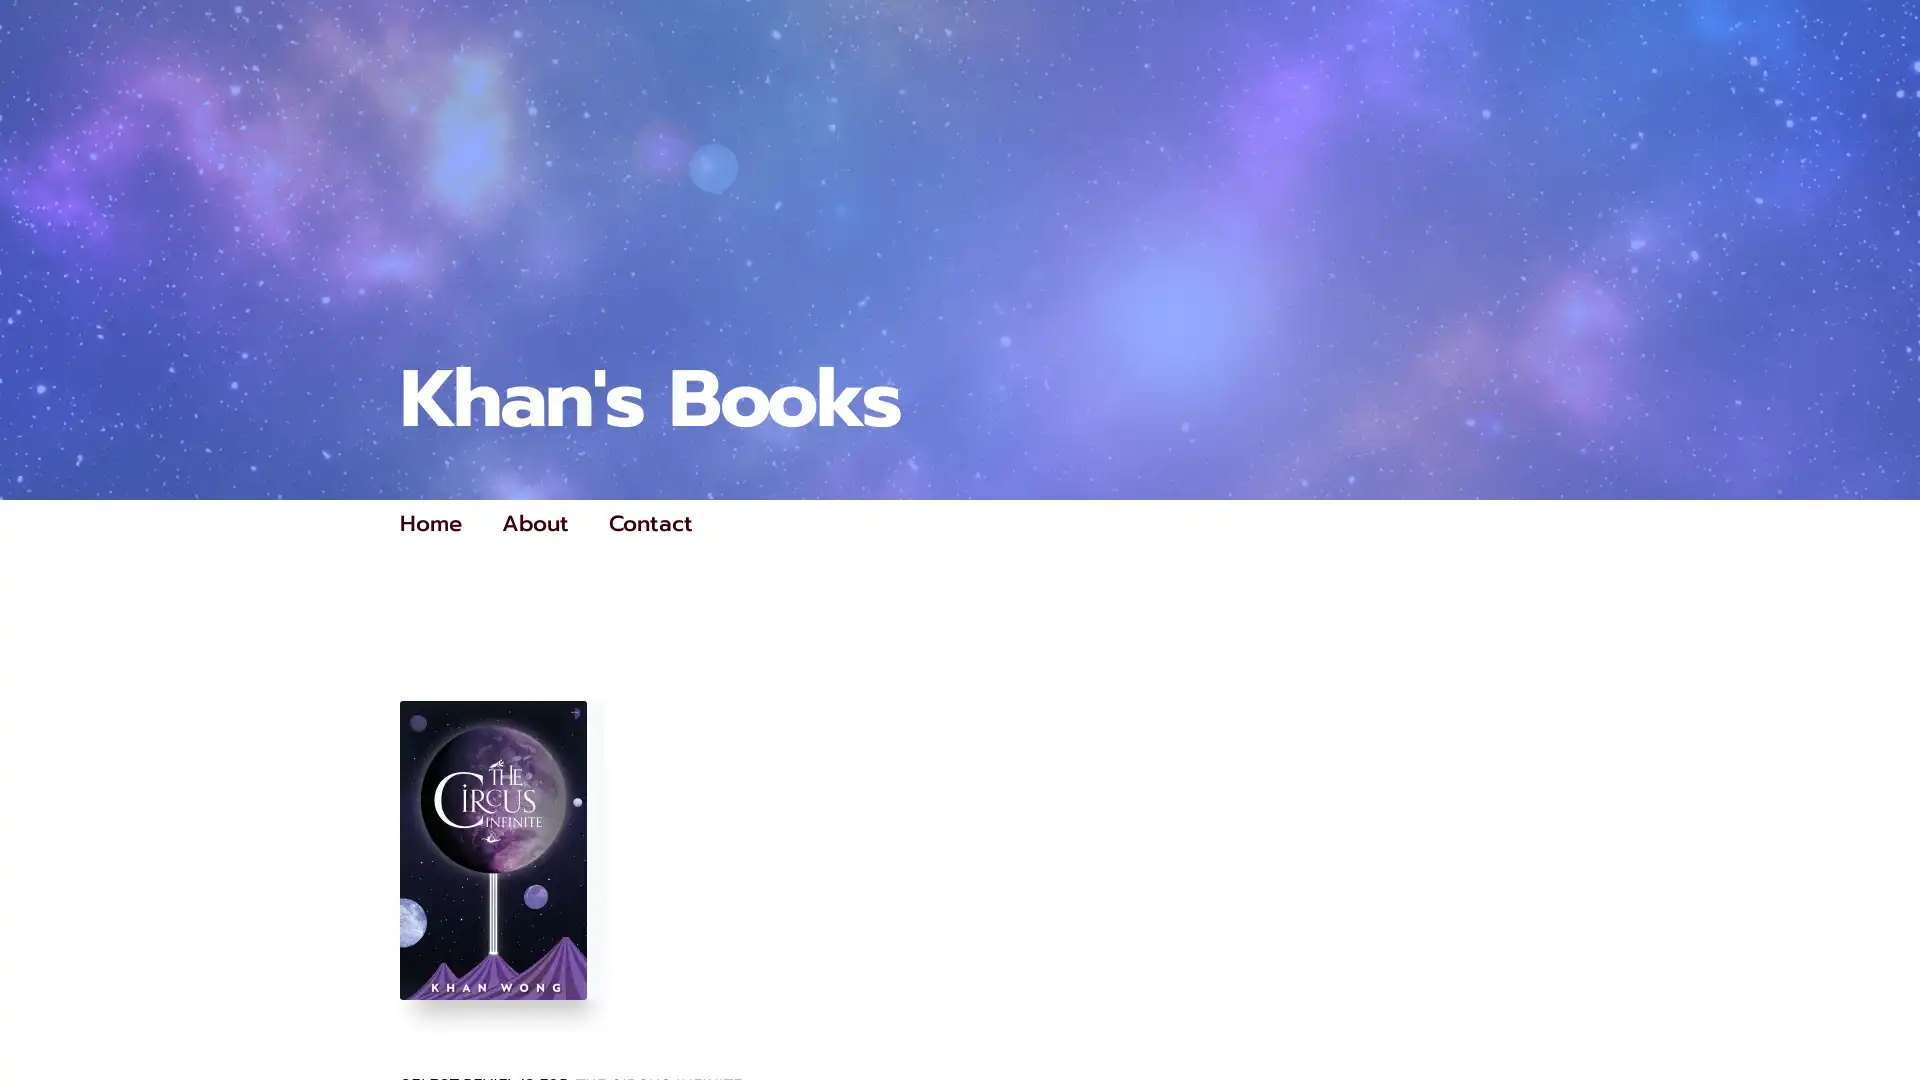  Describe the element at coordinates (1881, 1012) in the screenshot. I see `Scroll to top` at that location.